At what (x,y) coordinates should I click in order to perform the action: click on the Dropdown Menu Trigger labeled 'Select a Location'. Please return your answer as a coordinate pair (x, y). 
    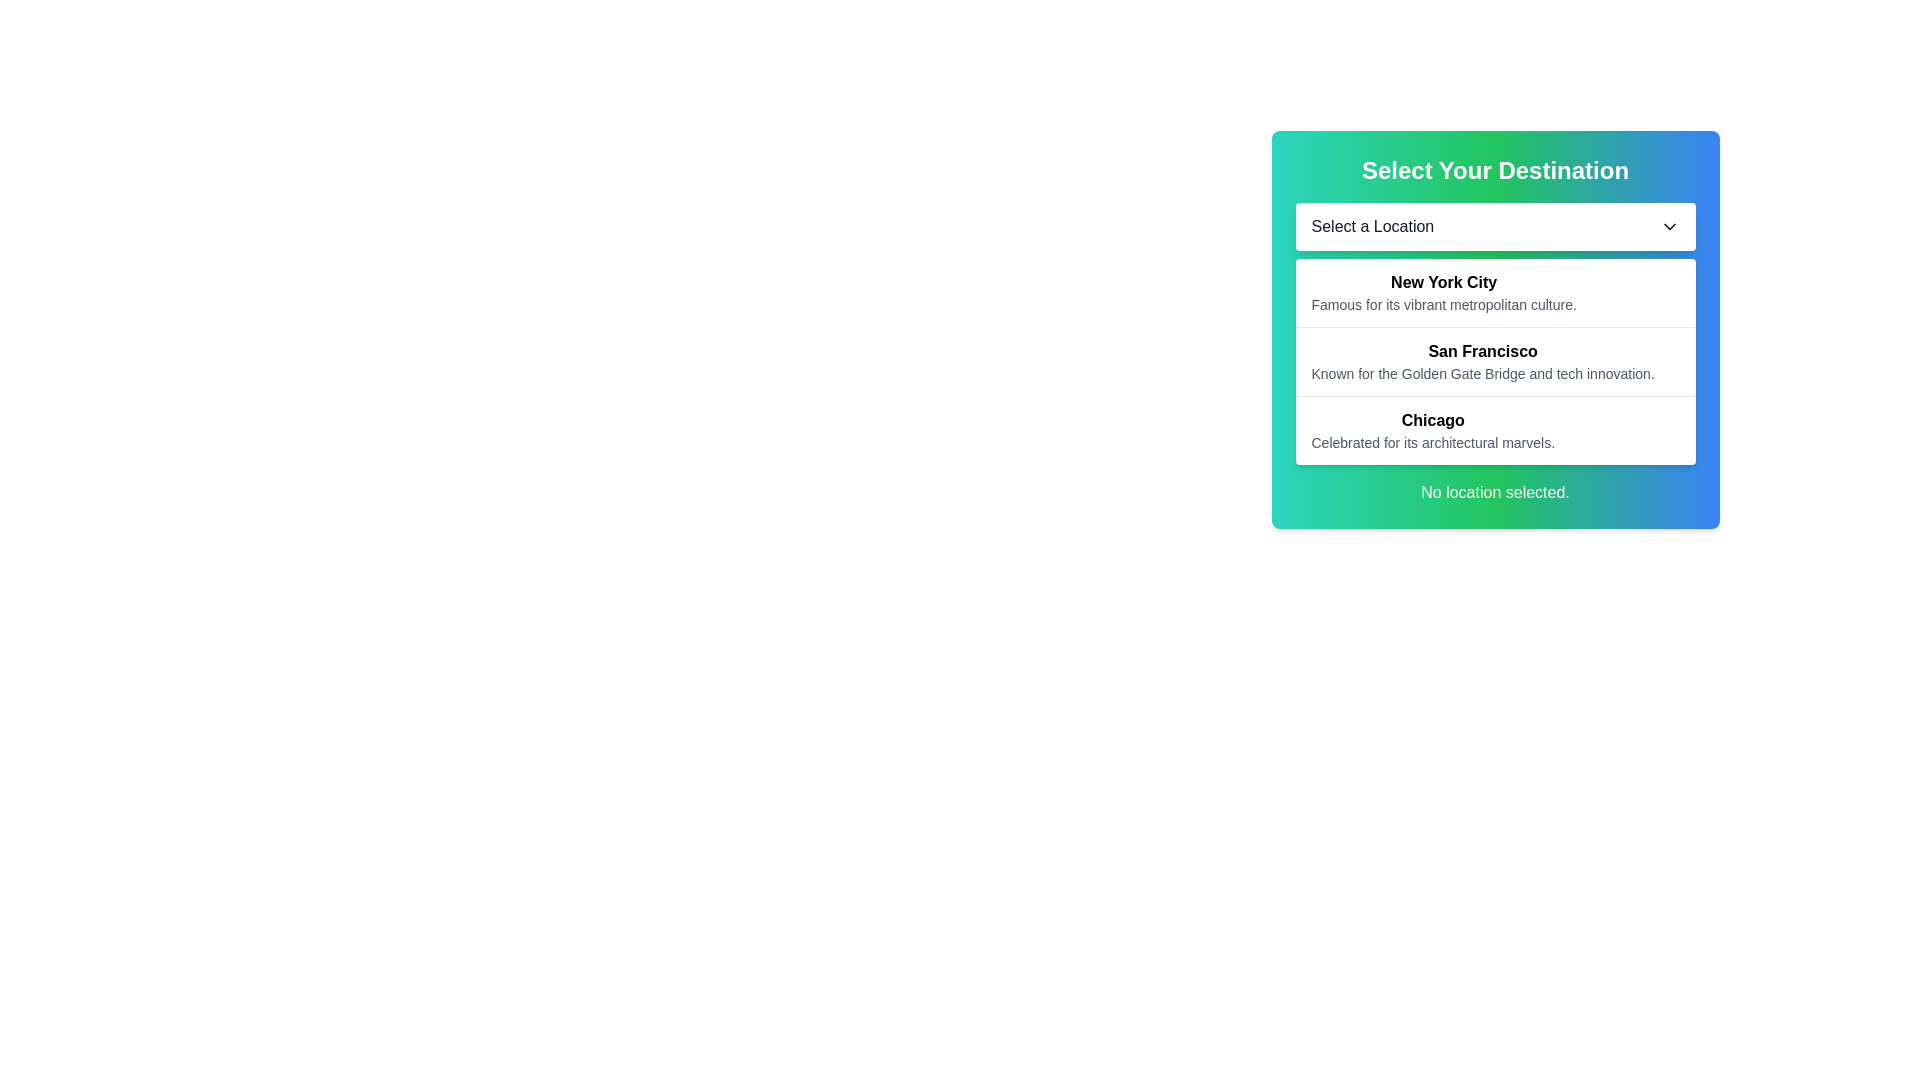
    Looking at the image, I should click on (1495, 226).